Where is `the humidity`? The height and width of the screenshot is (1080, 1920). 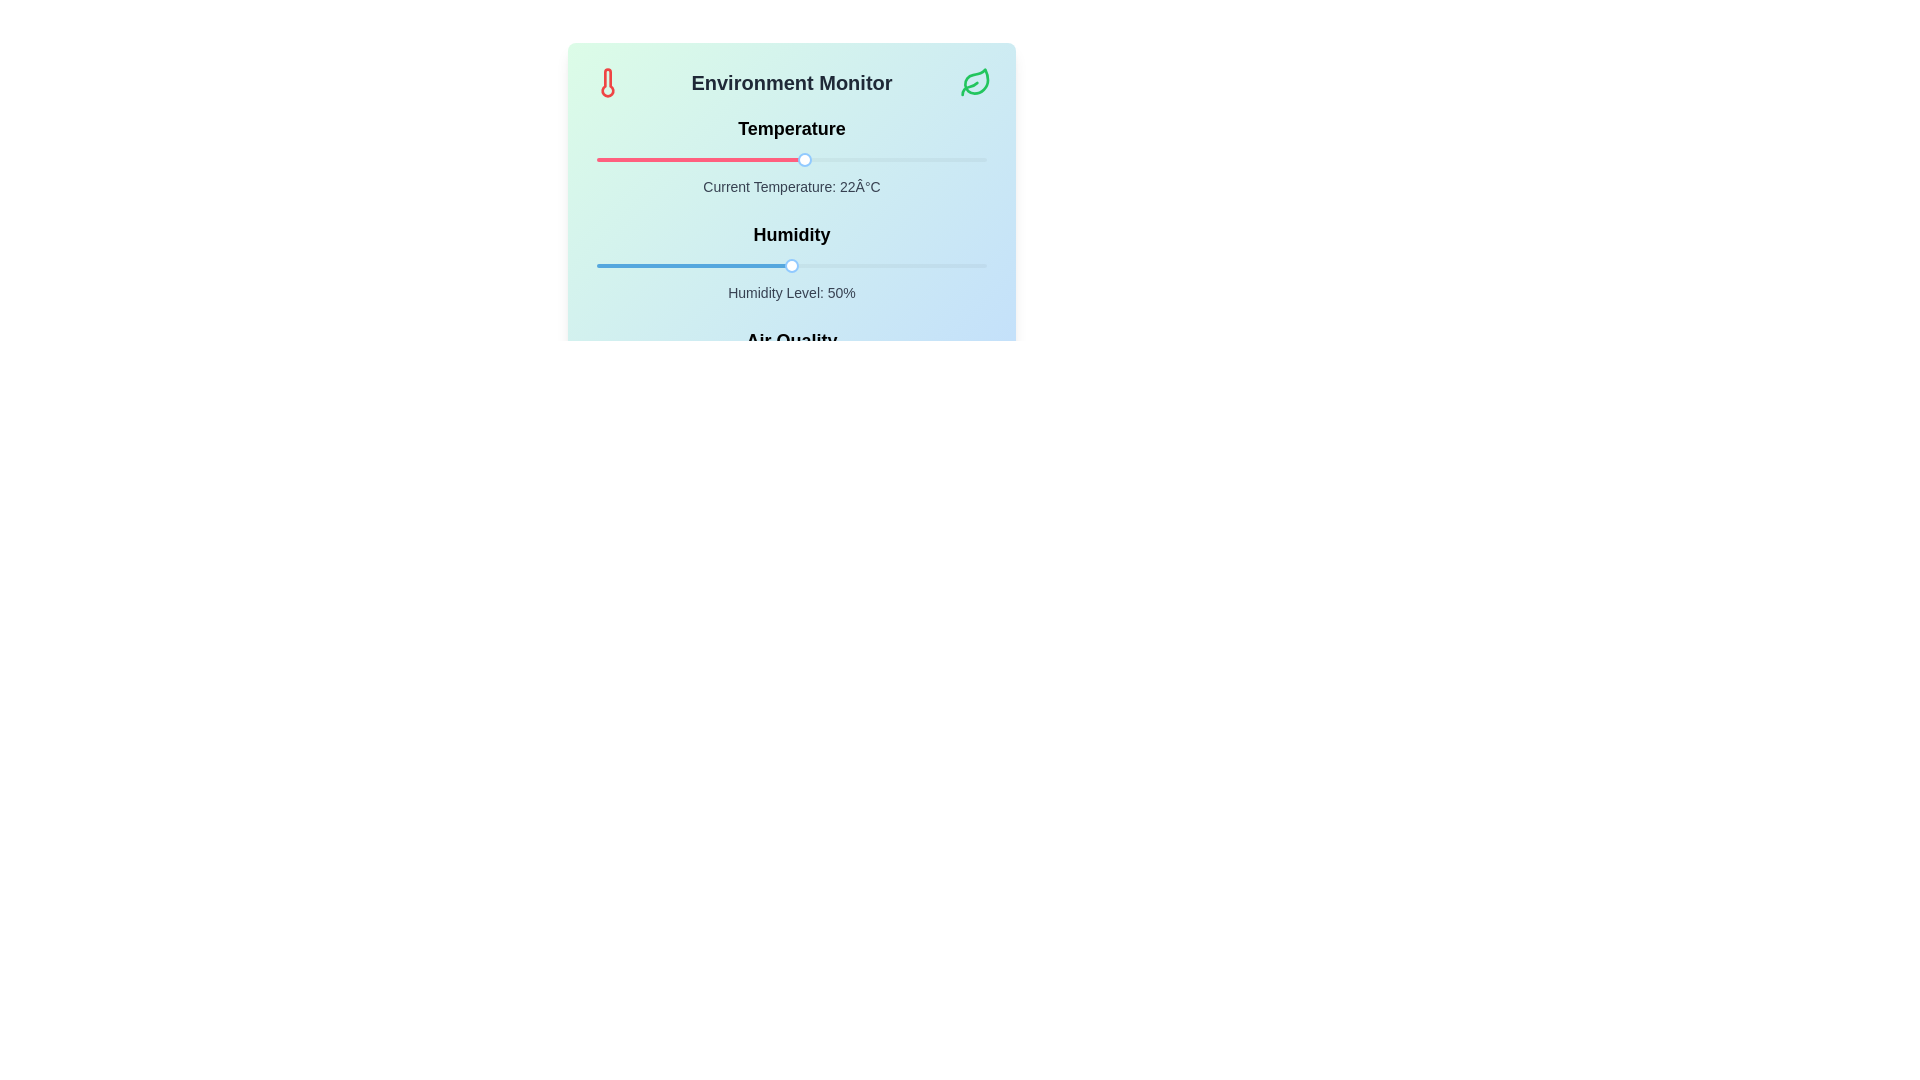 the humidity is located at coordinates (787, 265).